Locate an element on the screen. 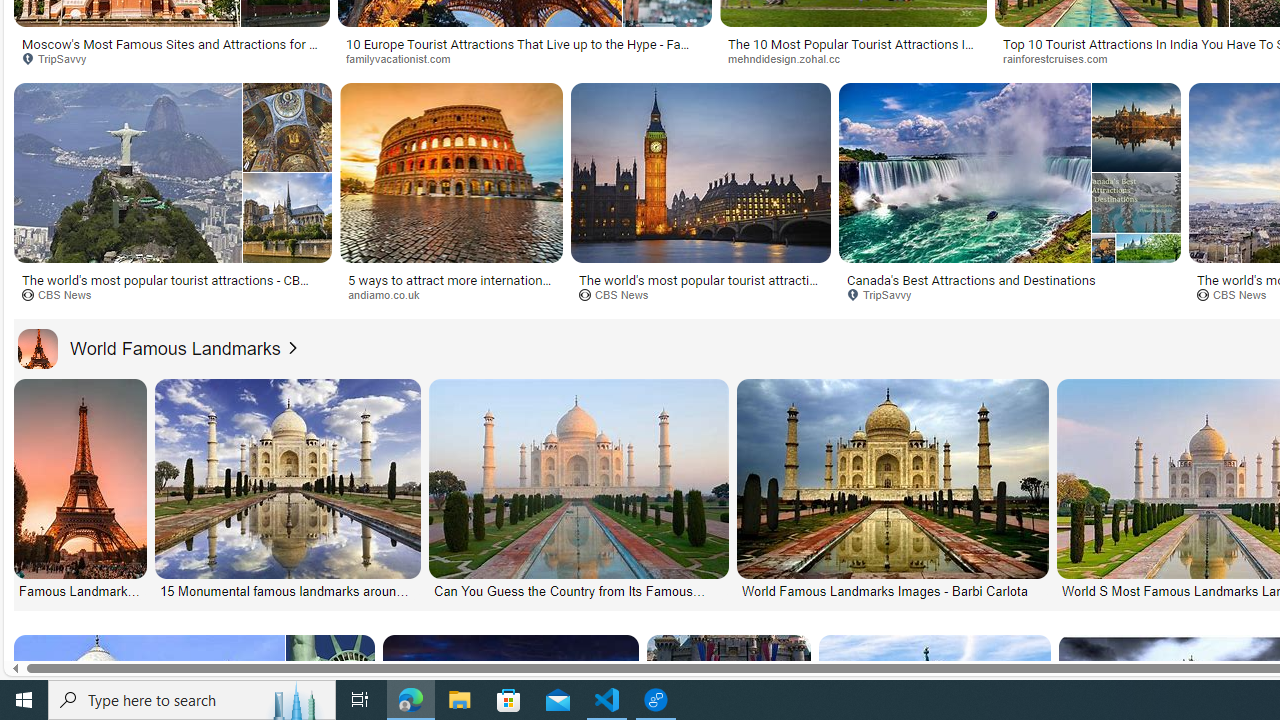 The image size is (1280, 720). 'andiamo.co.uk' is located at coordinates (391, 294).